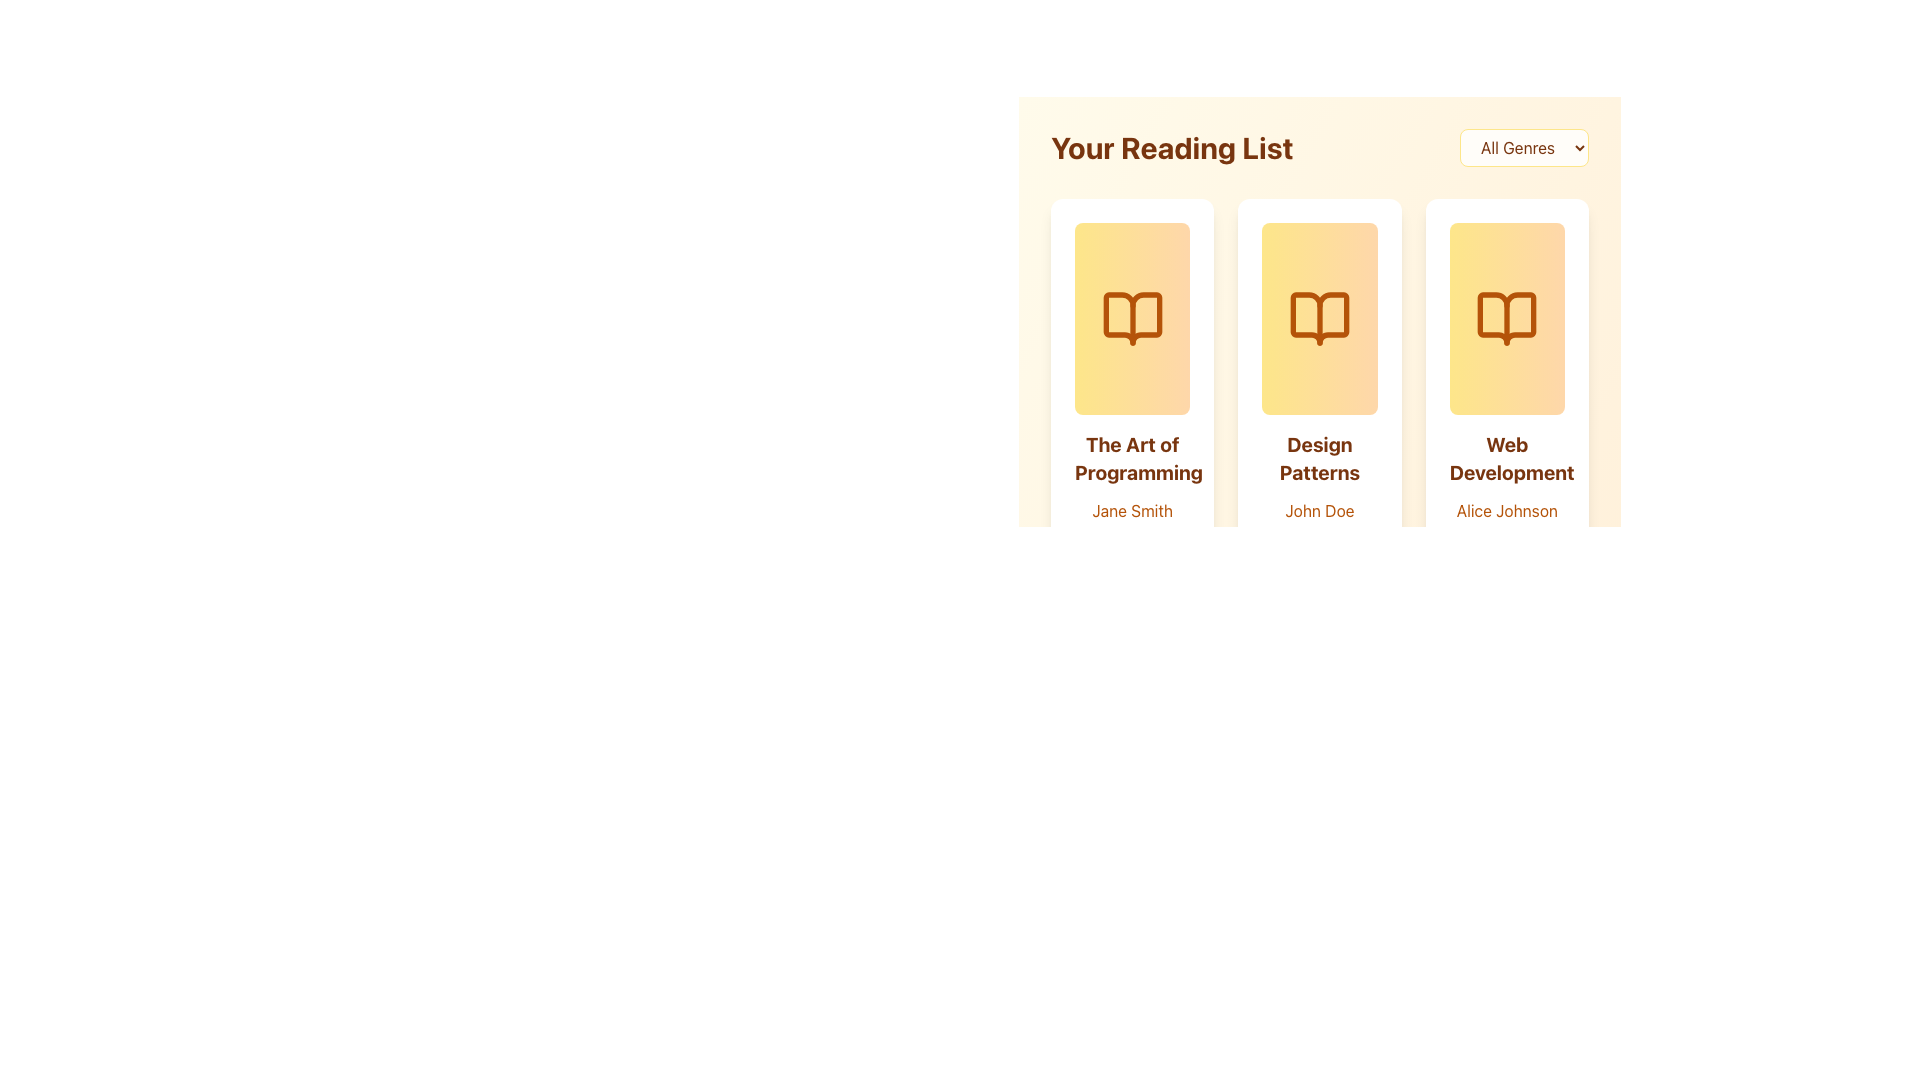  I want to click on the decorative icon centered on the rounded rectangular card in the reading list interface, which likely serves as an identifier for the card's content type, so click(1320, 318).